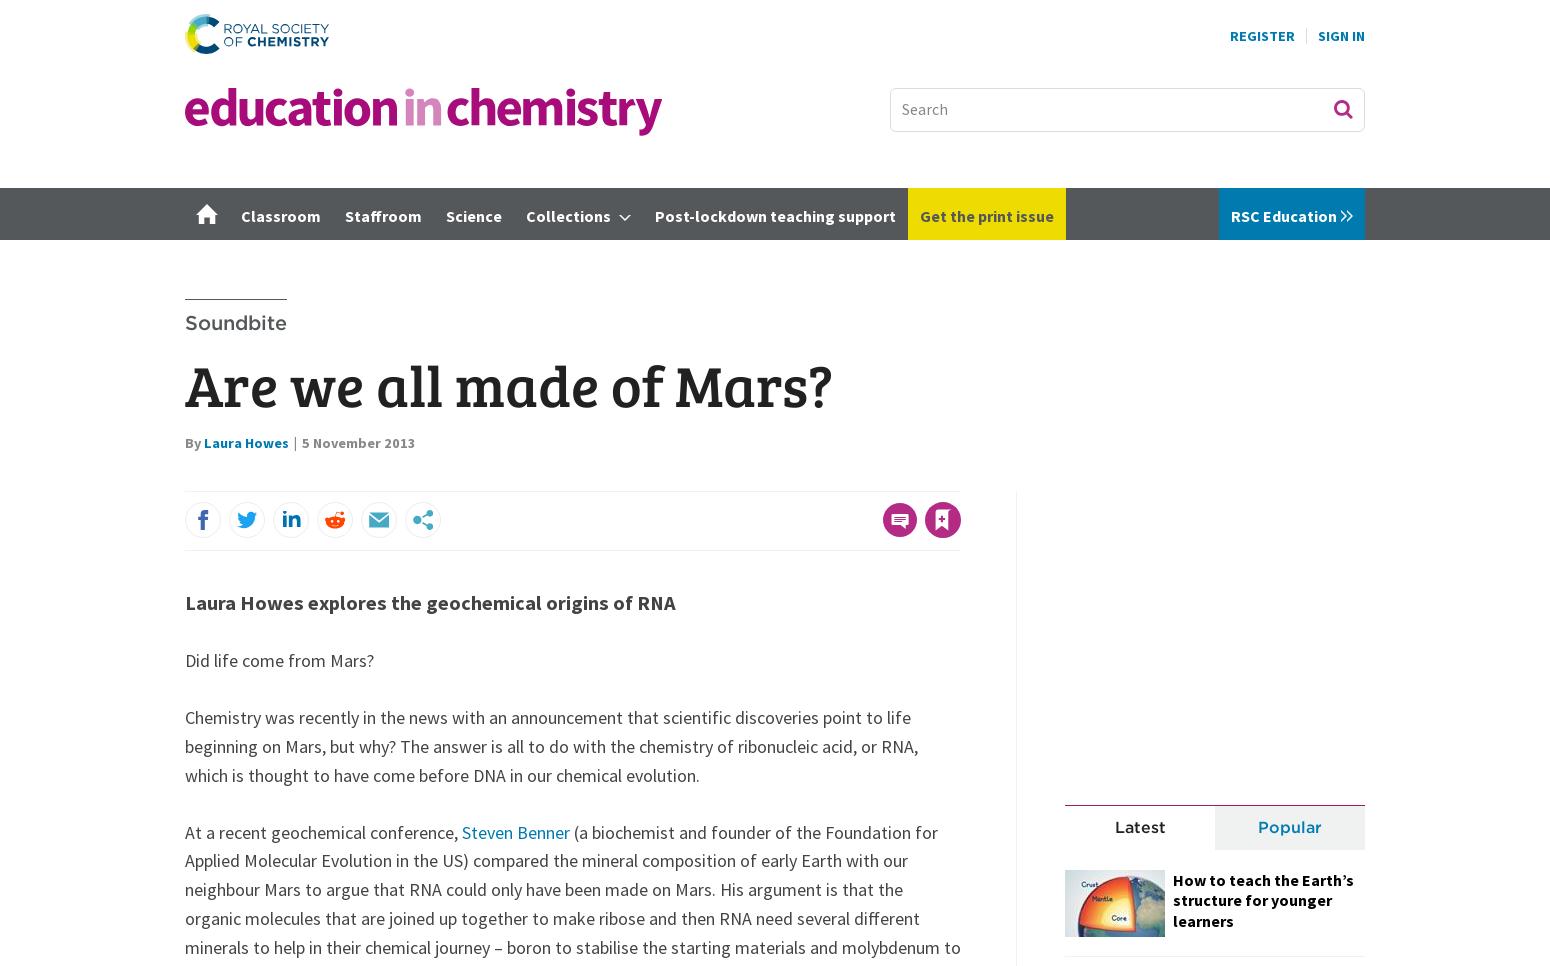 This screenshot has width=1550, height=966. What do you see at coordinates (1115, 214) in the screenshot?
I see `'More from'` at bounding box center [1115, 214].